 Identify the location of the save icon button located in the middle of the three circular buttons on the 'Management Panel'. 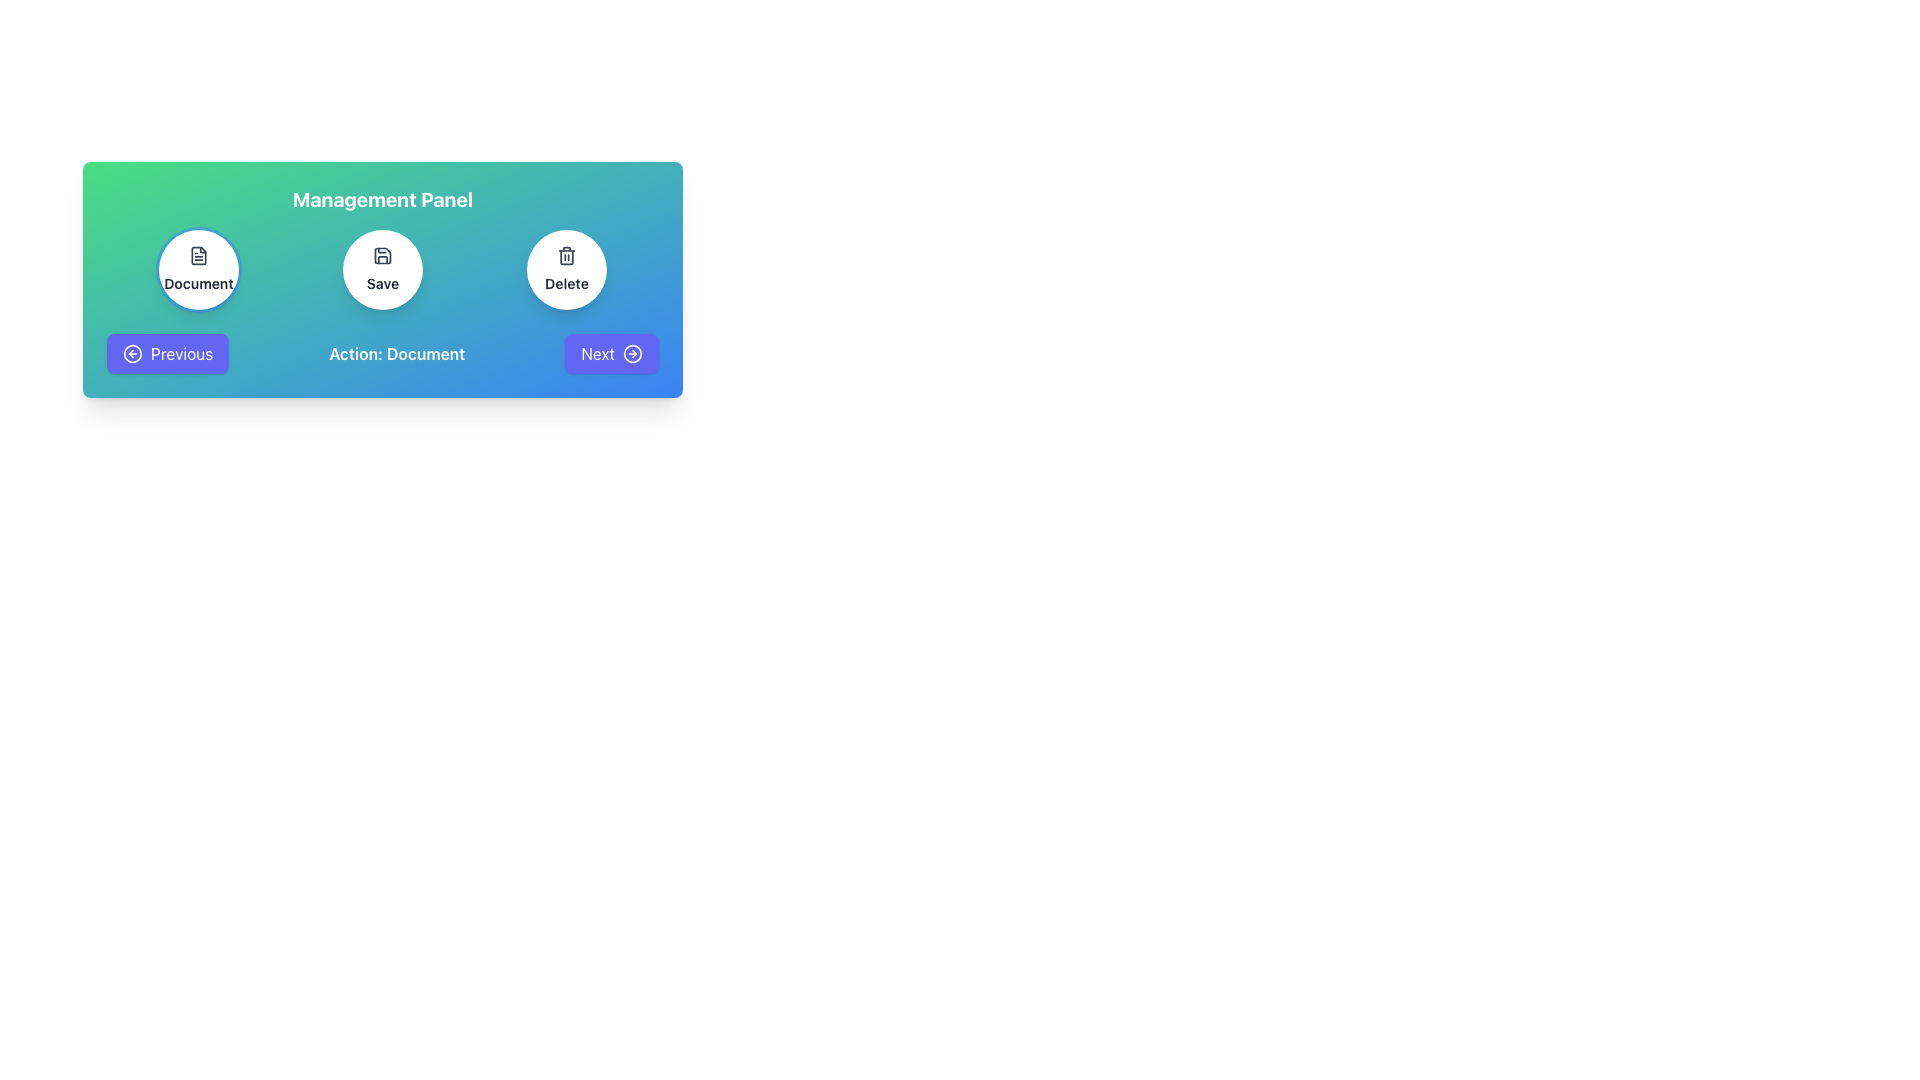
(383, 254).